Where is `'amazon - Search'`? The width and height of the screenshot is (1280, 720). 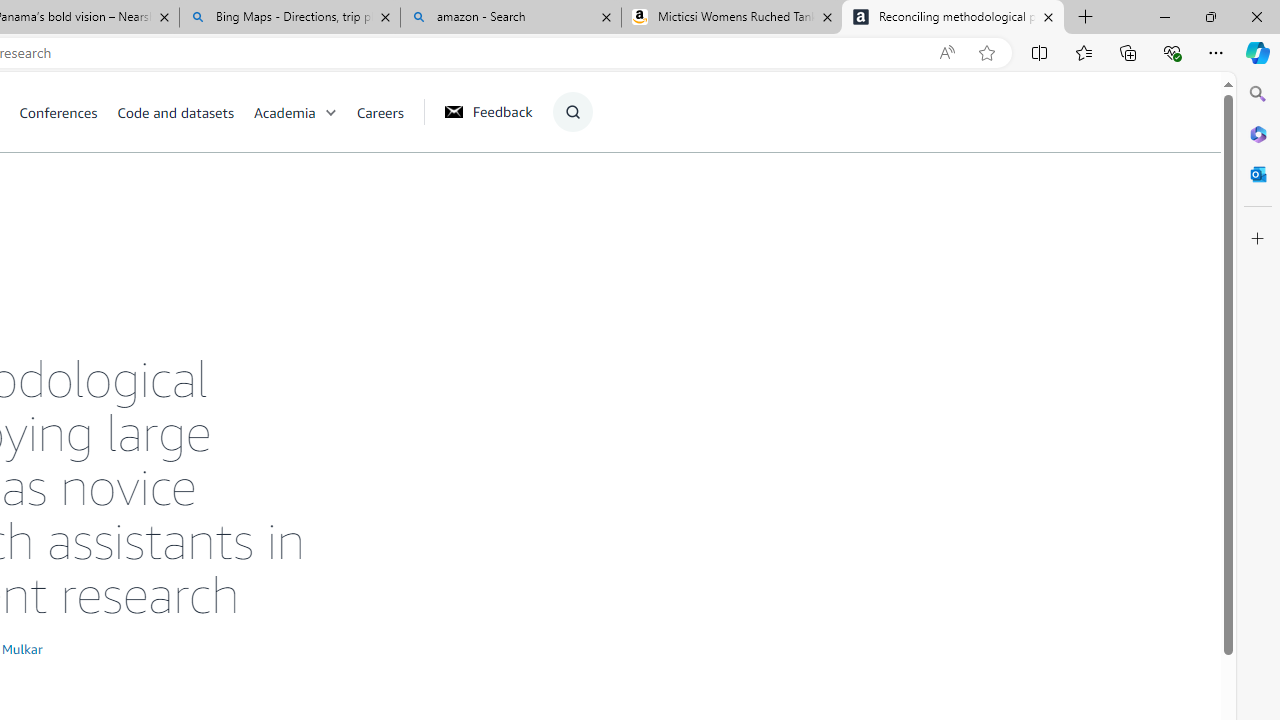
'amazon - Search' is located at coordinates (510, 17).